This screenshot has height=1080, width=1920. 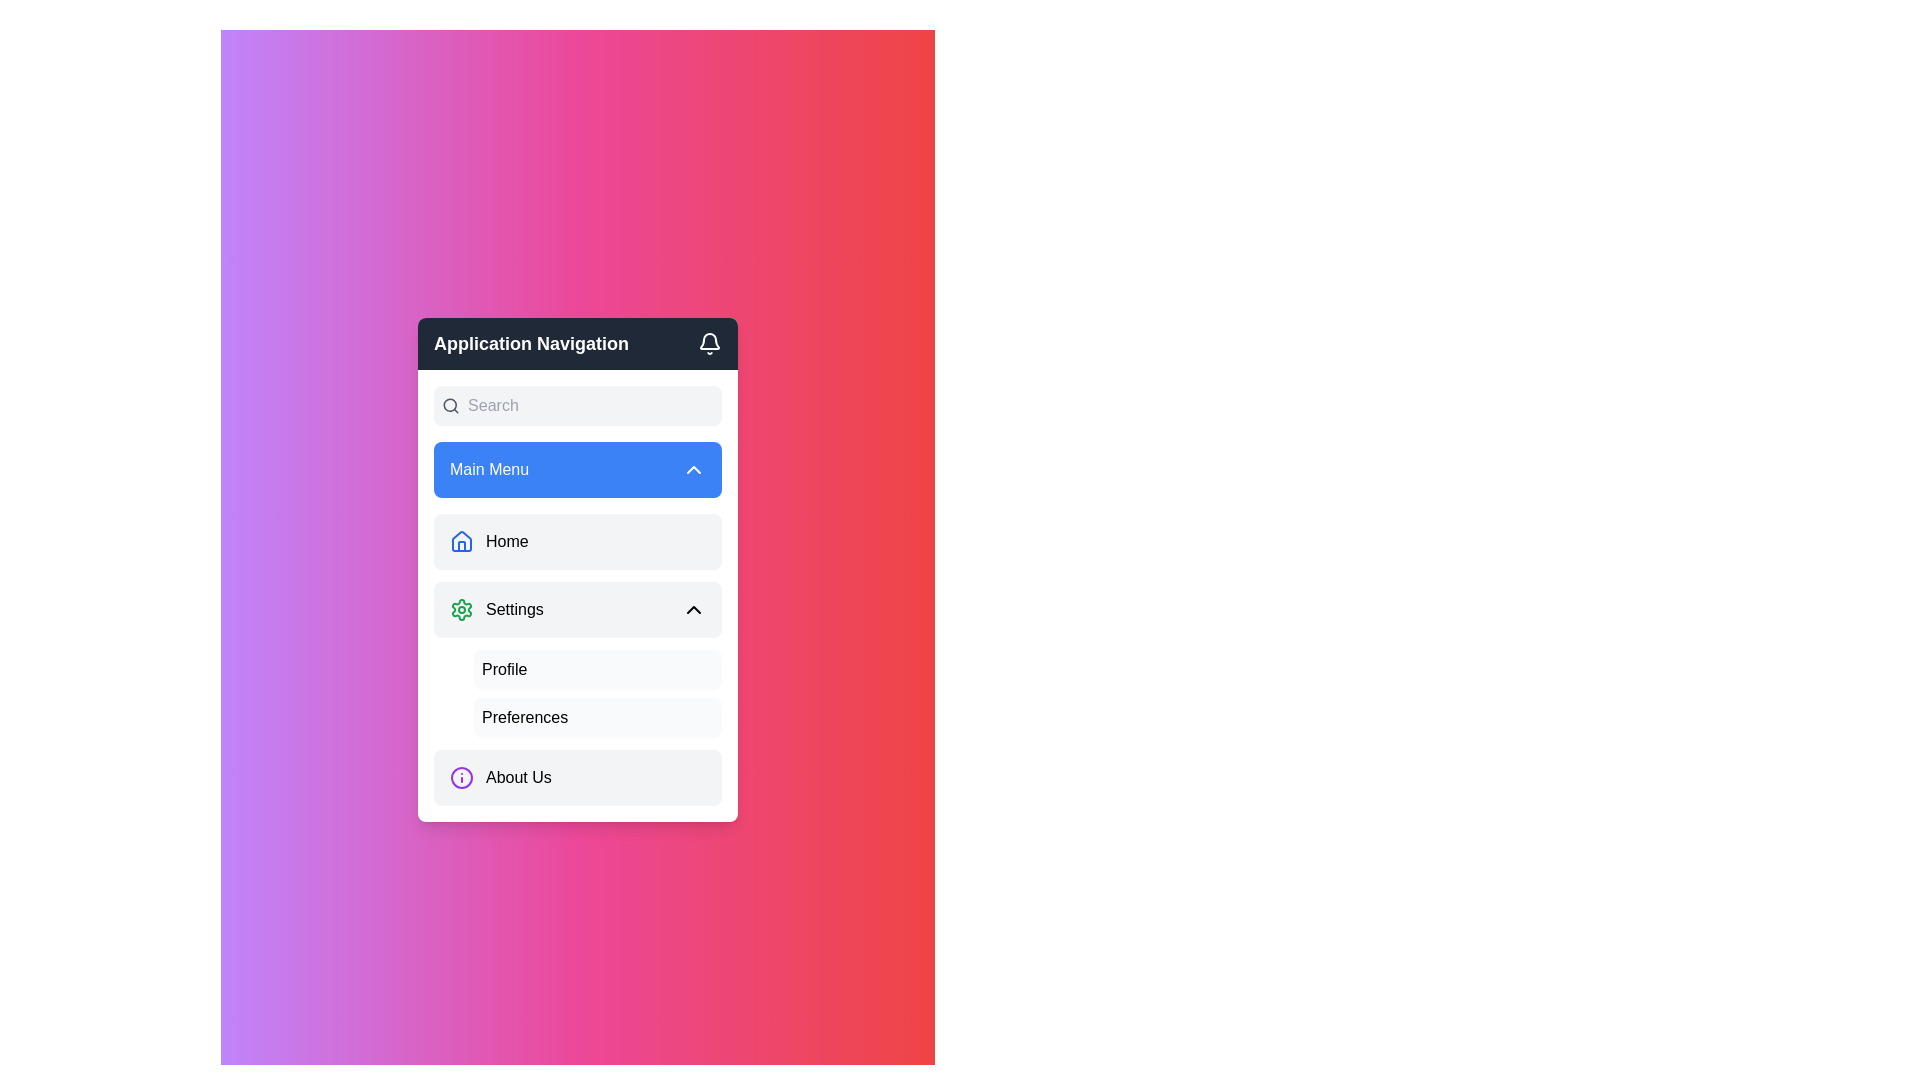 What do you see at coordinates (694, 470) in the screenshot?
I see `the chevron/arrow icon to visually highlight it, which controls the expandable state of the 'Main Menu.'` at bounding box center [694, 470].